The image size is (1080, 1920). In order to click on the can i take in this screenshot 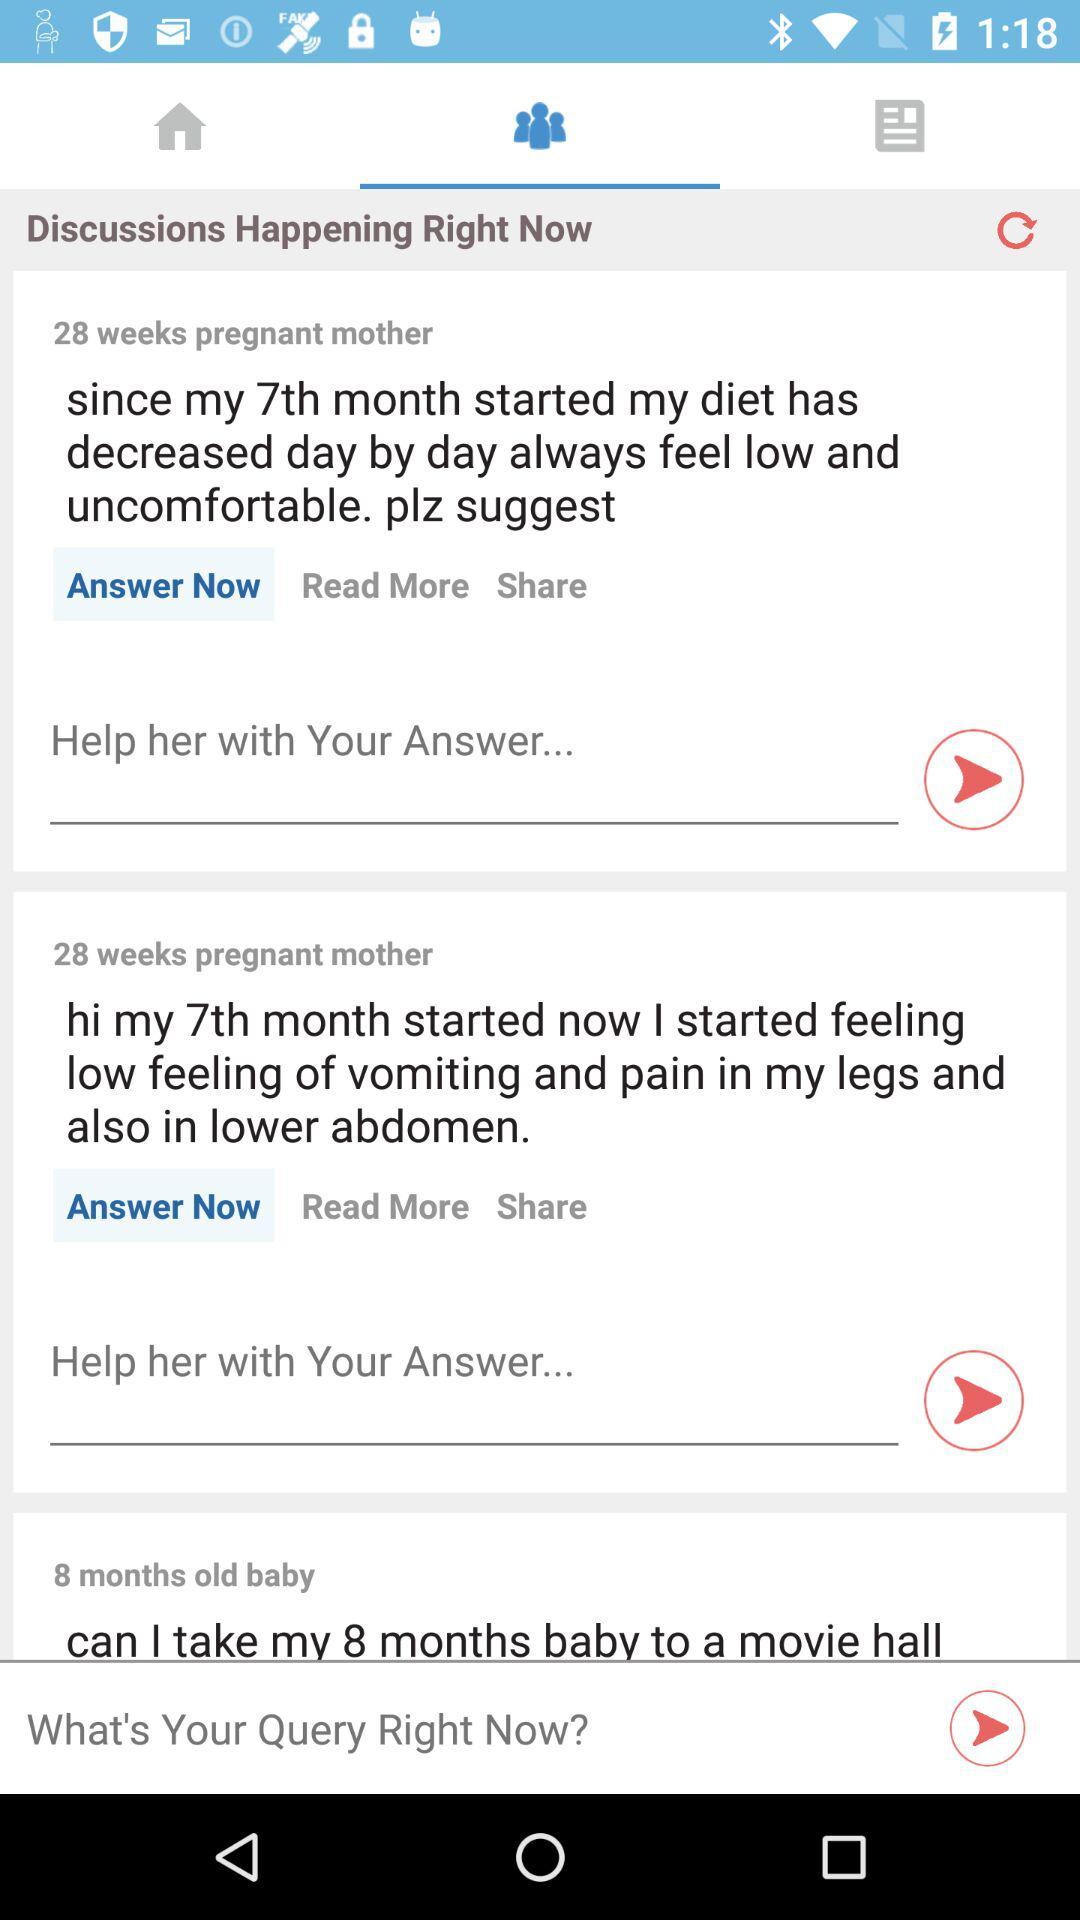, I will do `click(540, 1634)`.